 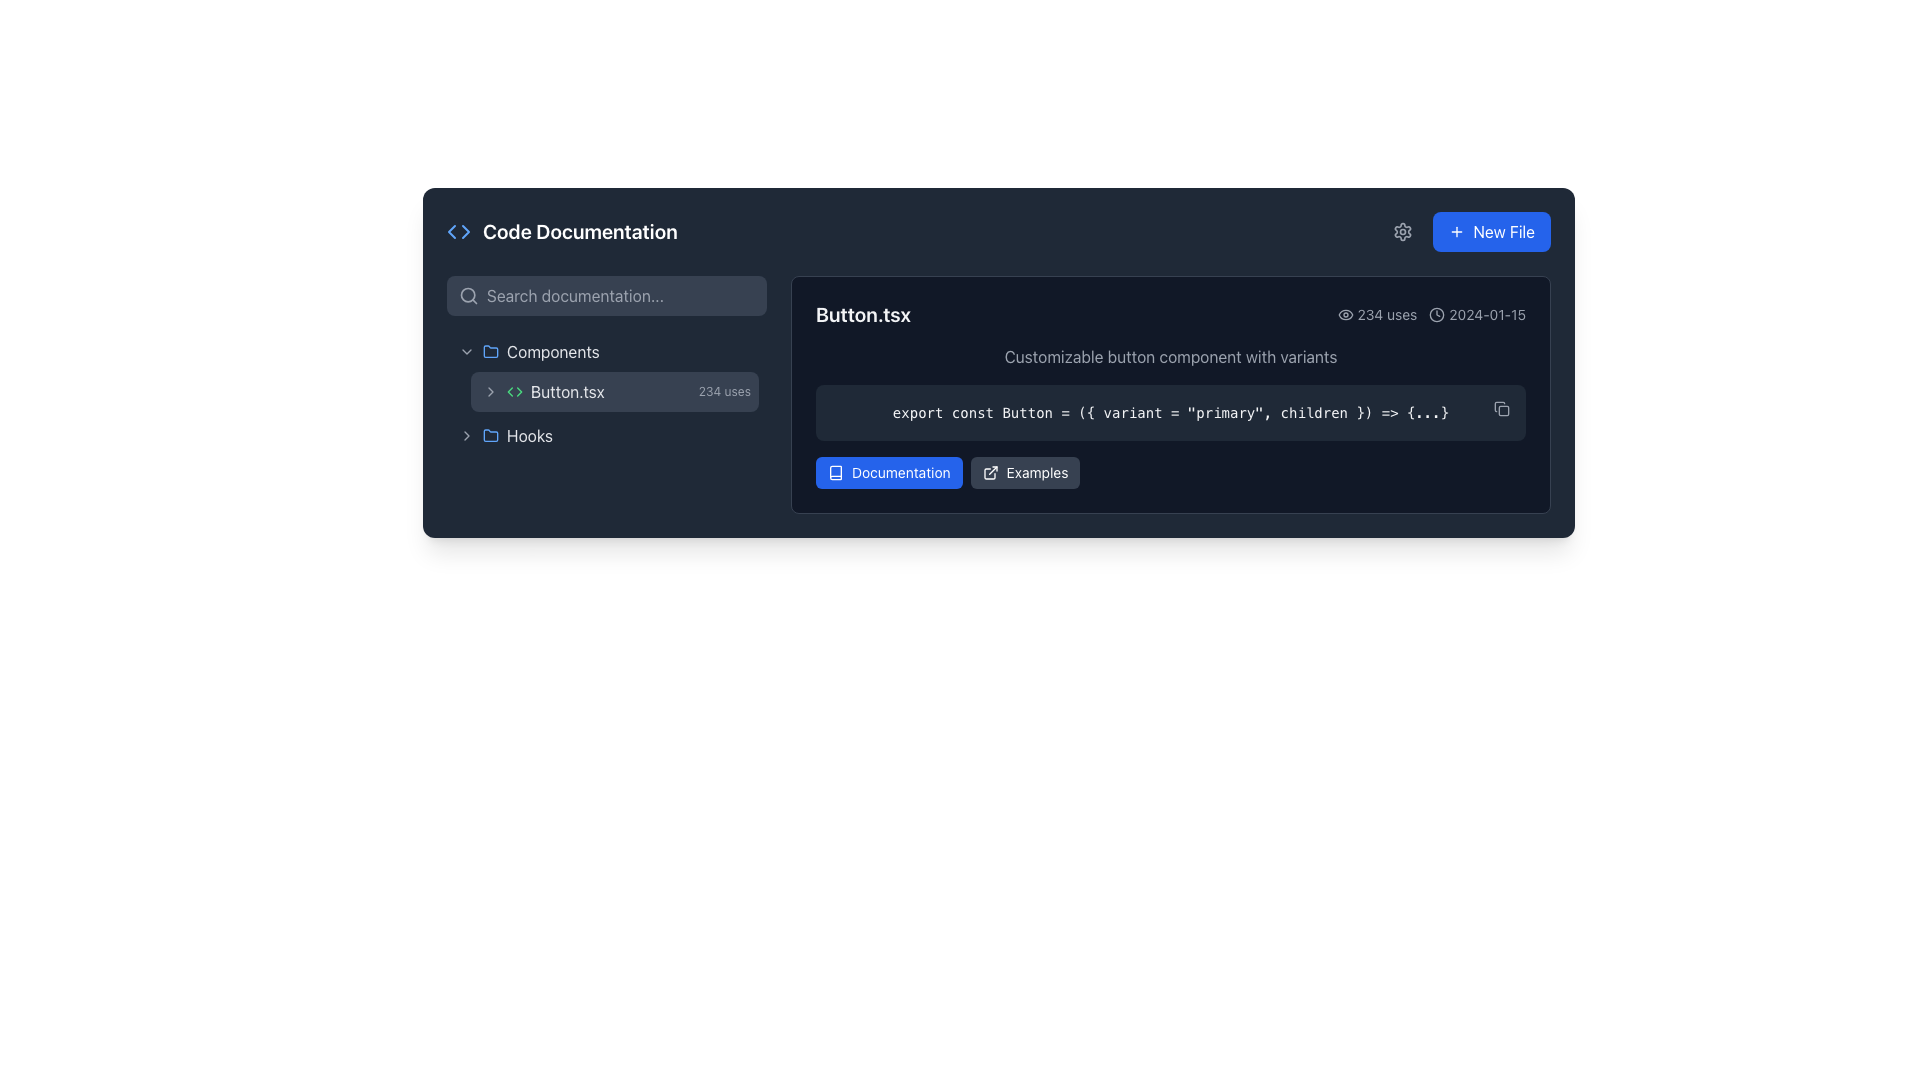 What do you see at coordinates (835, 473) in the screenshot?
I see `the SVG icon styled as a book, which is located to the left of the 'Documentation' text within the blue button` at bounding box center [835, 473].